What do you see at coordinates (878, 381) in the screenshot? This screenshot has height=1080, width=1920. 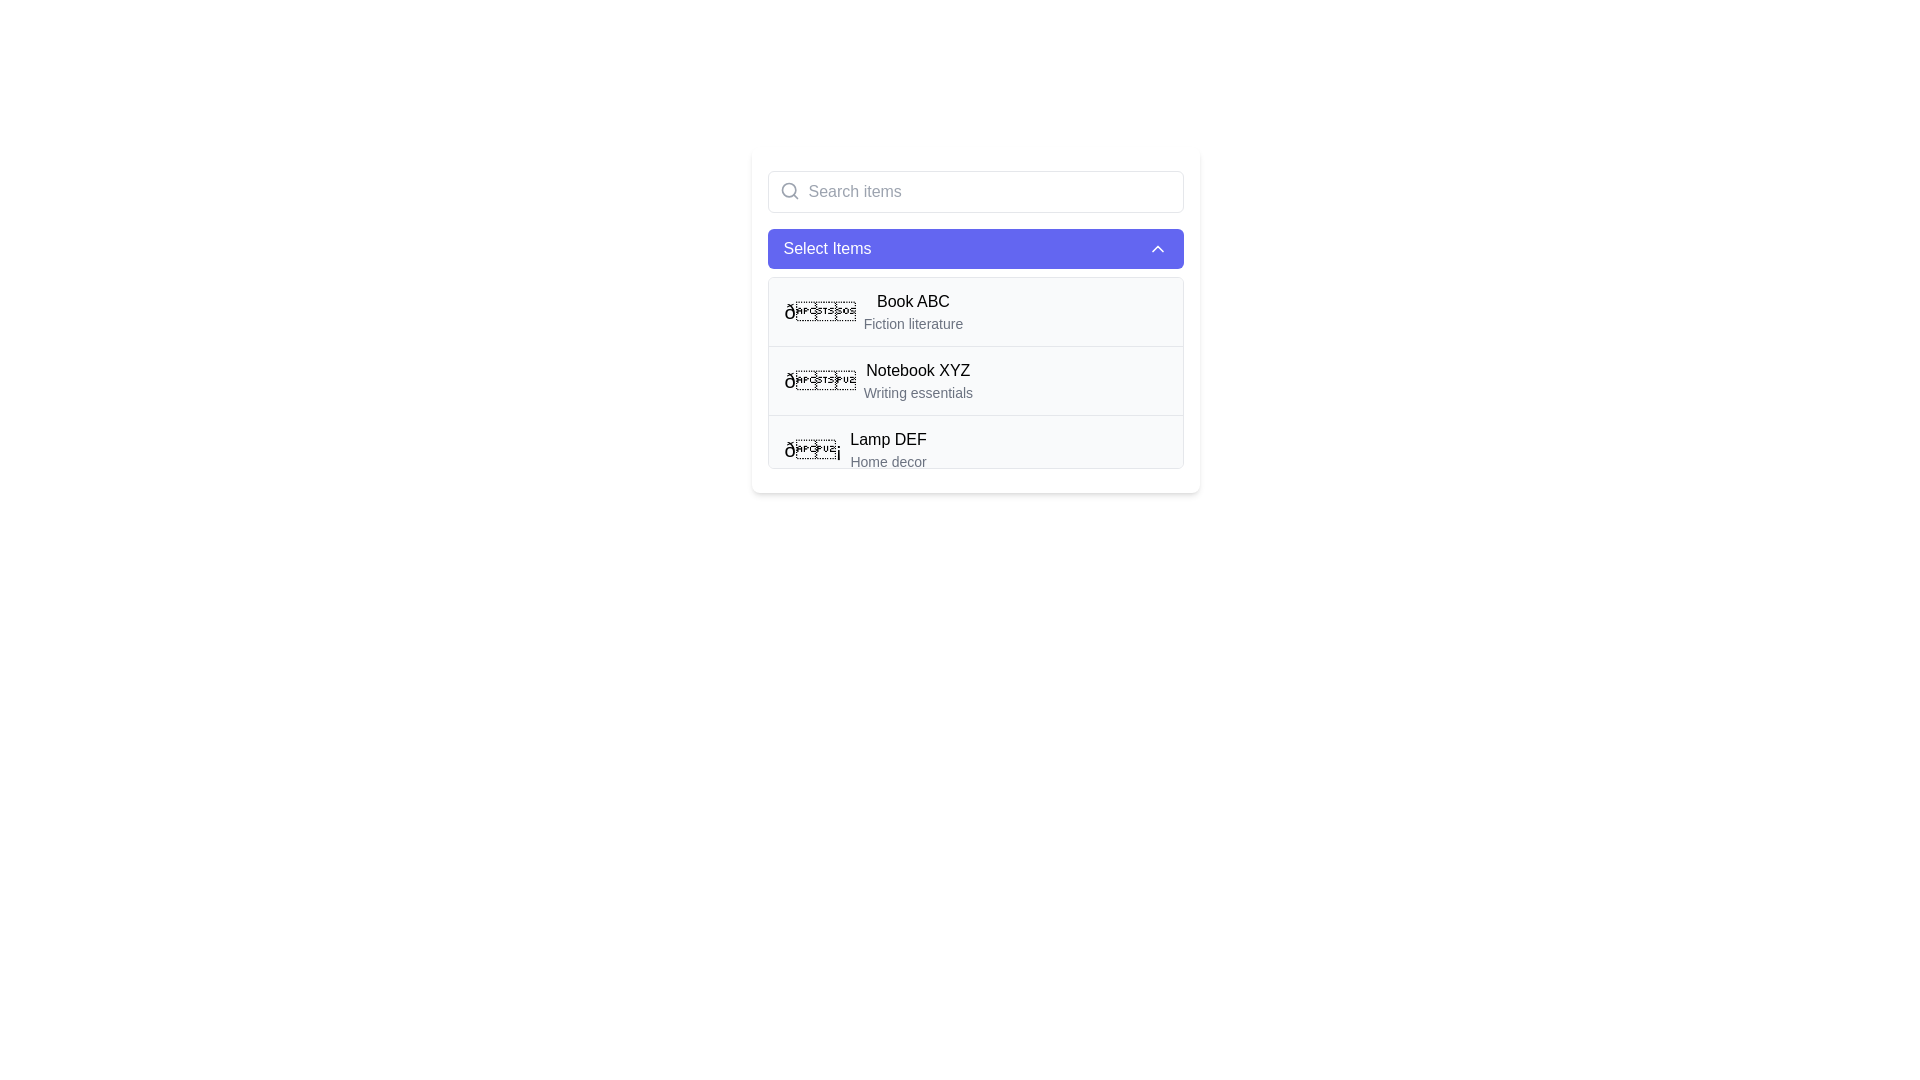 I see `the selectable list item titled 'Notebook XYZ' with a notebook emoji, located in the second row of the dropdown menu` at bounding box center [878, 381].